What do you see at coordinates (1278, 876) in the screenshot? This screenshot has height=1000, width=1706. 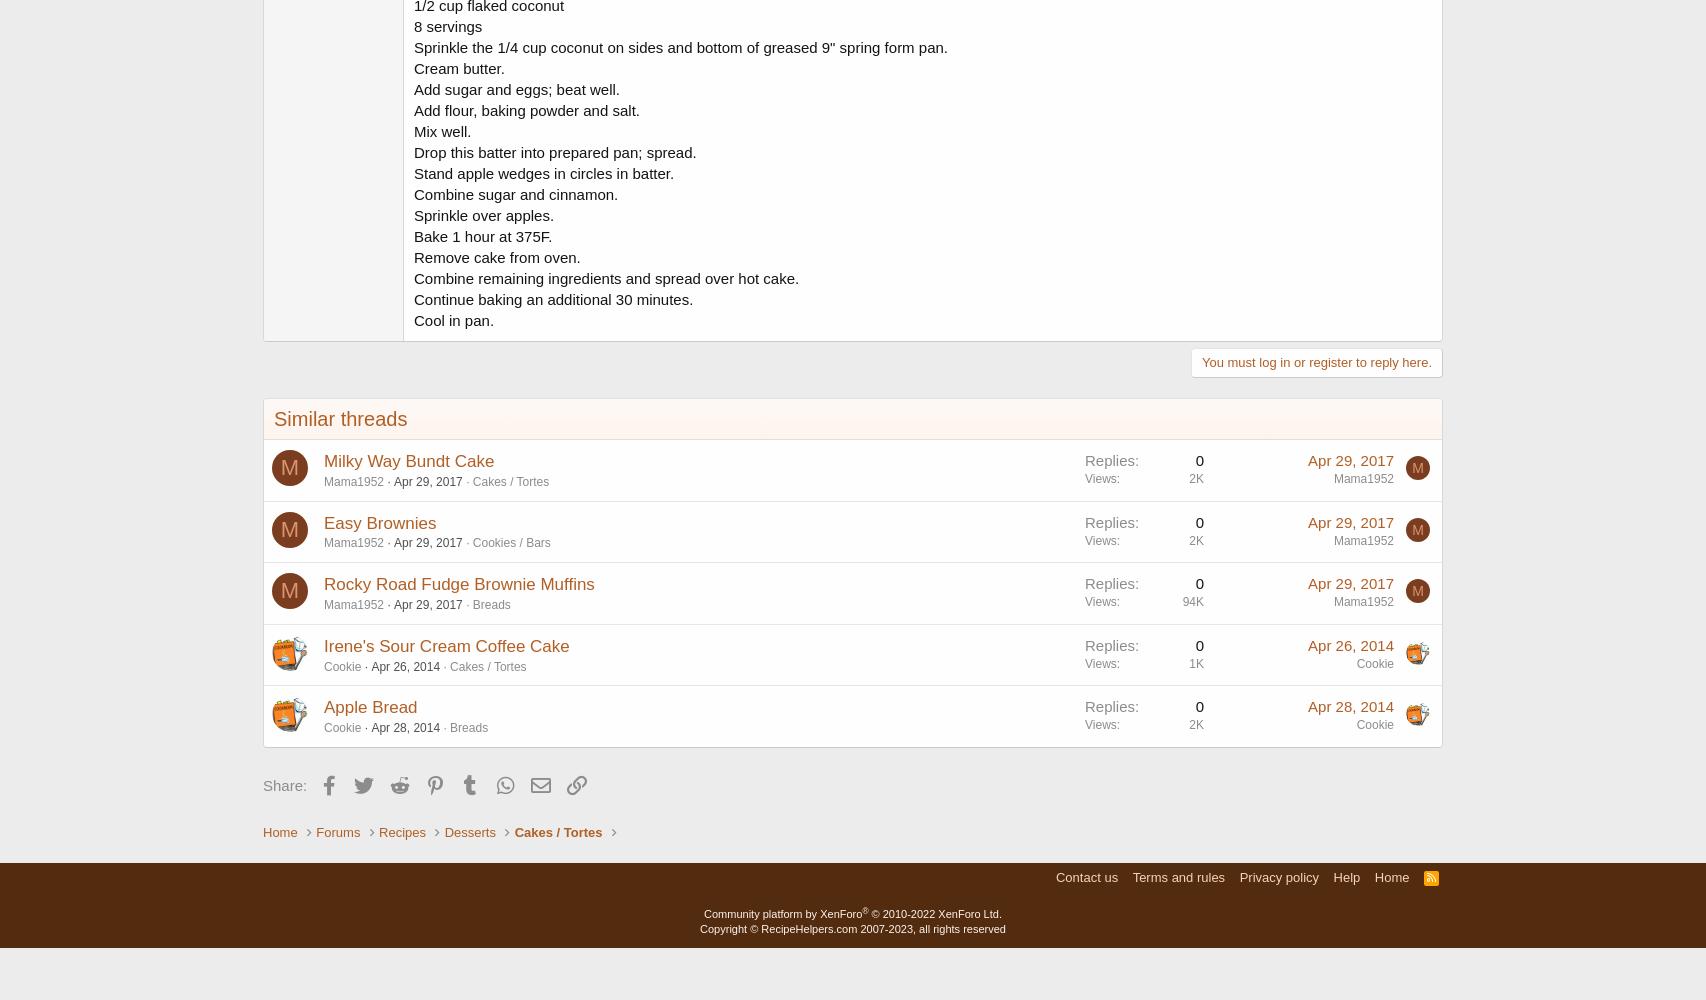 I see `'Privacy policy'` at bounding box center [1278, 876].